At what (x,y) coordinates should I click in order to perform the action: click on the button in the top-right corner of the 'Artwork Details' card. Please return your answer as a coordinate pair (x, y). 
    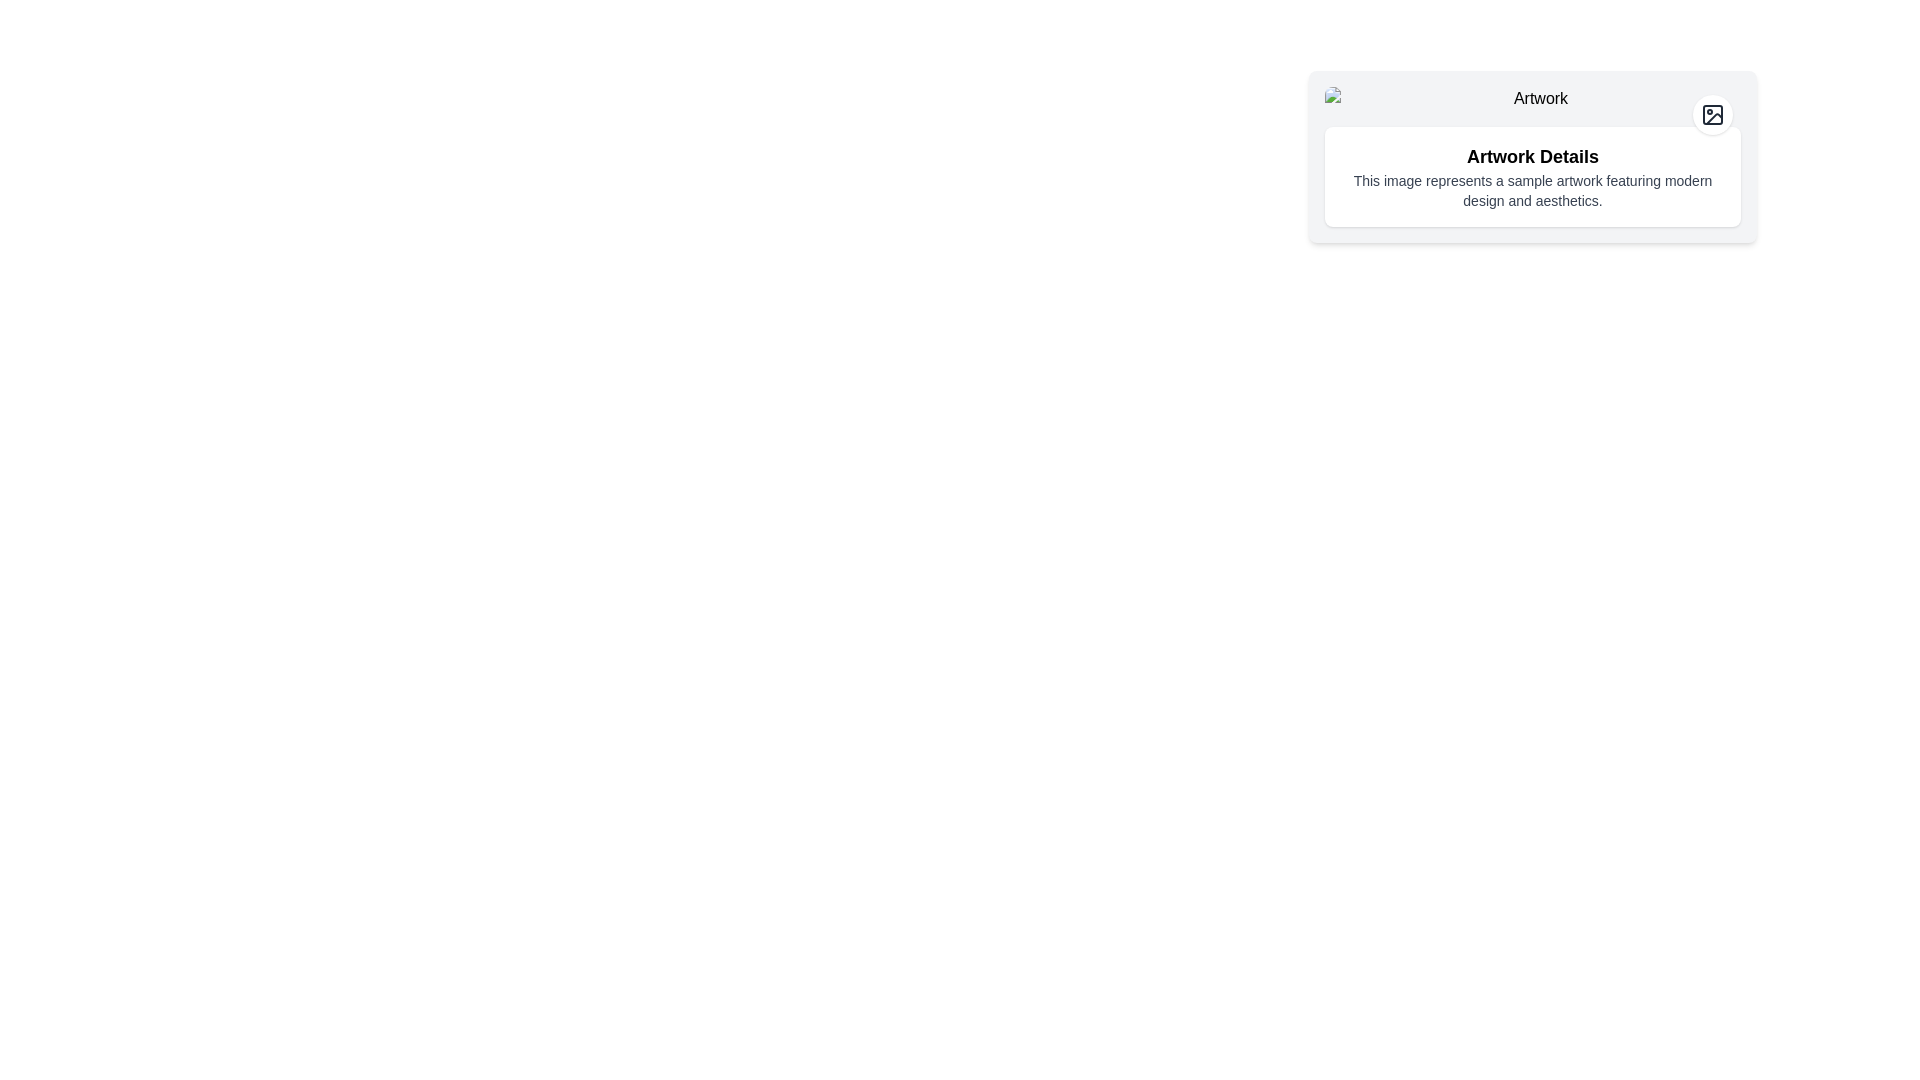
    Looking at the image, I should click on (1712, 115).